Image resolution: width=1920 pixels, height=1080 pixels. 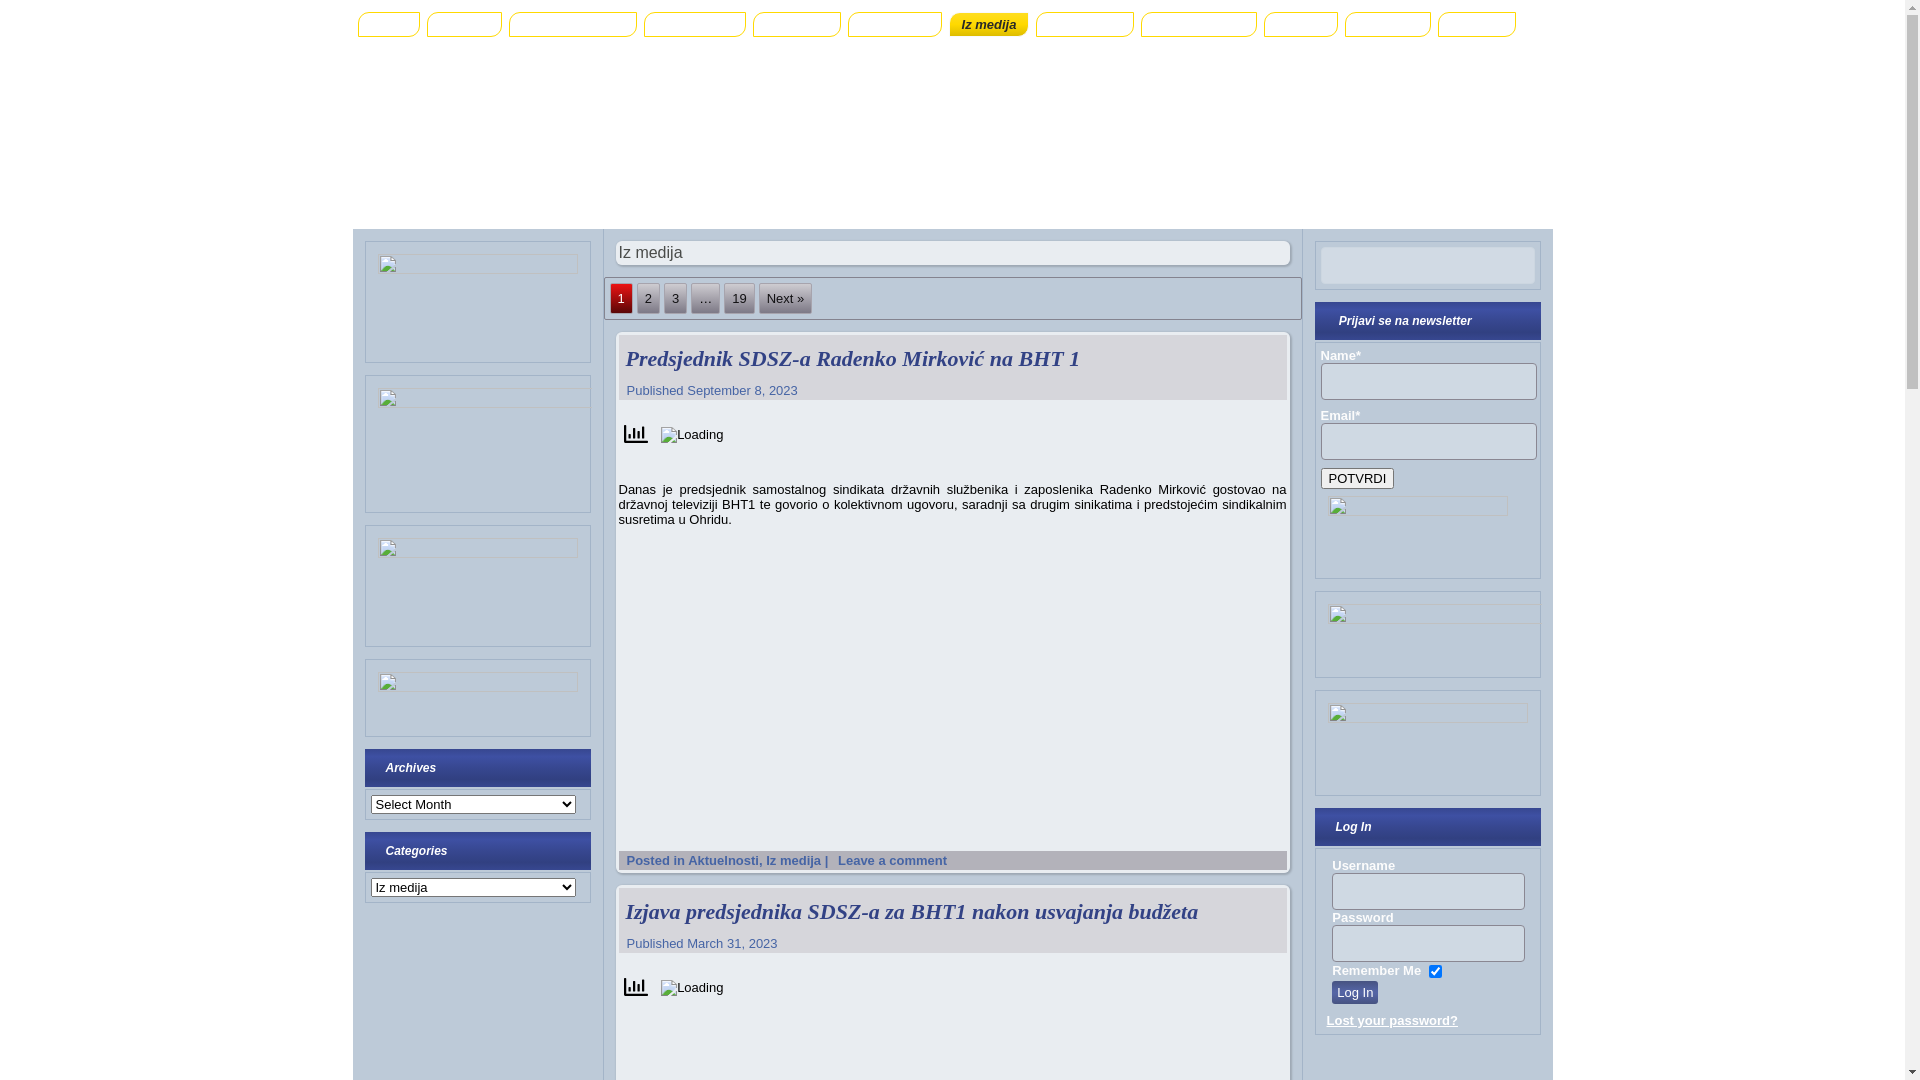 What do you see at coordinates (795, 24) in the screenshot?
I see `'Skupstine'` at bounding box center [795, 24].